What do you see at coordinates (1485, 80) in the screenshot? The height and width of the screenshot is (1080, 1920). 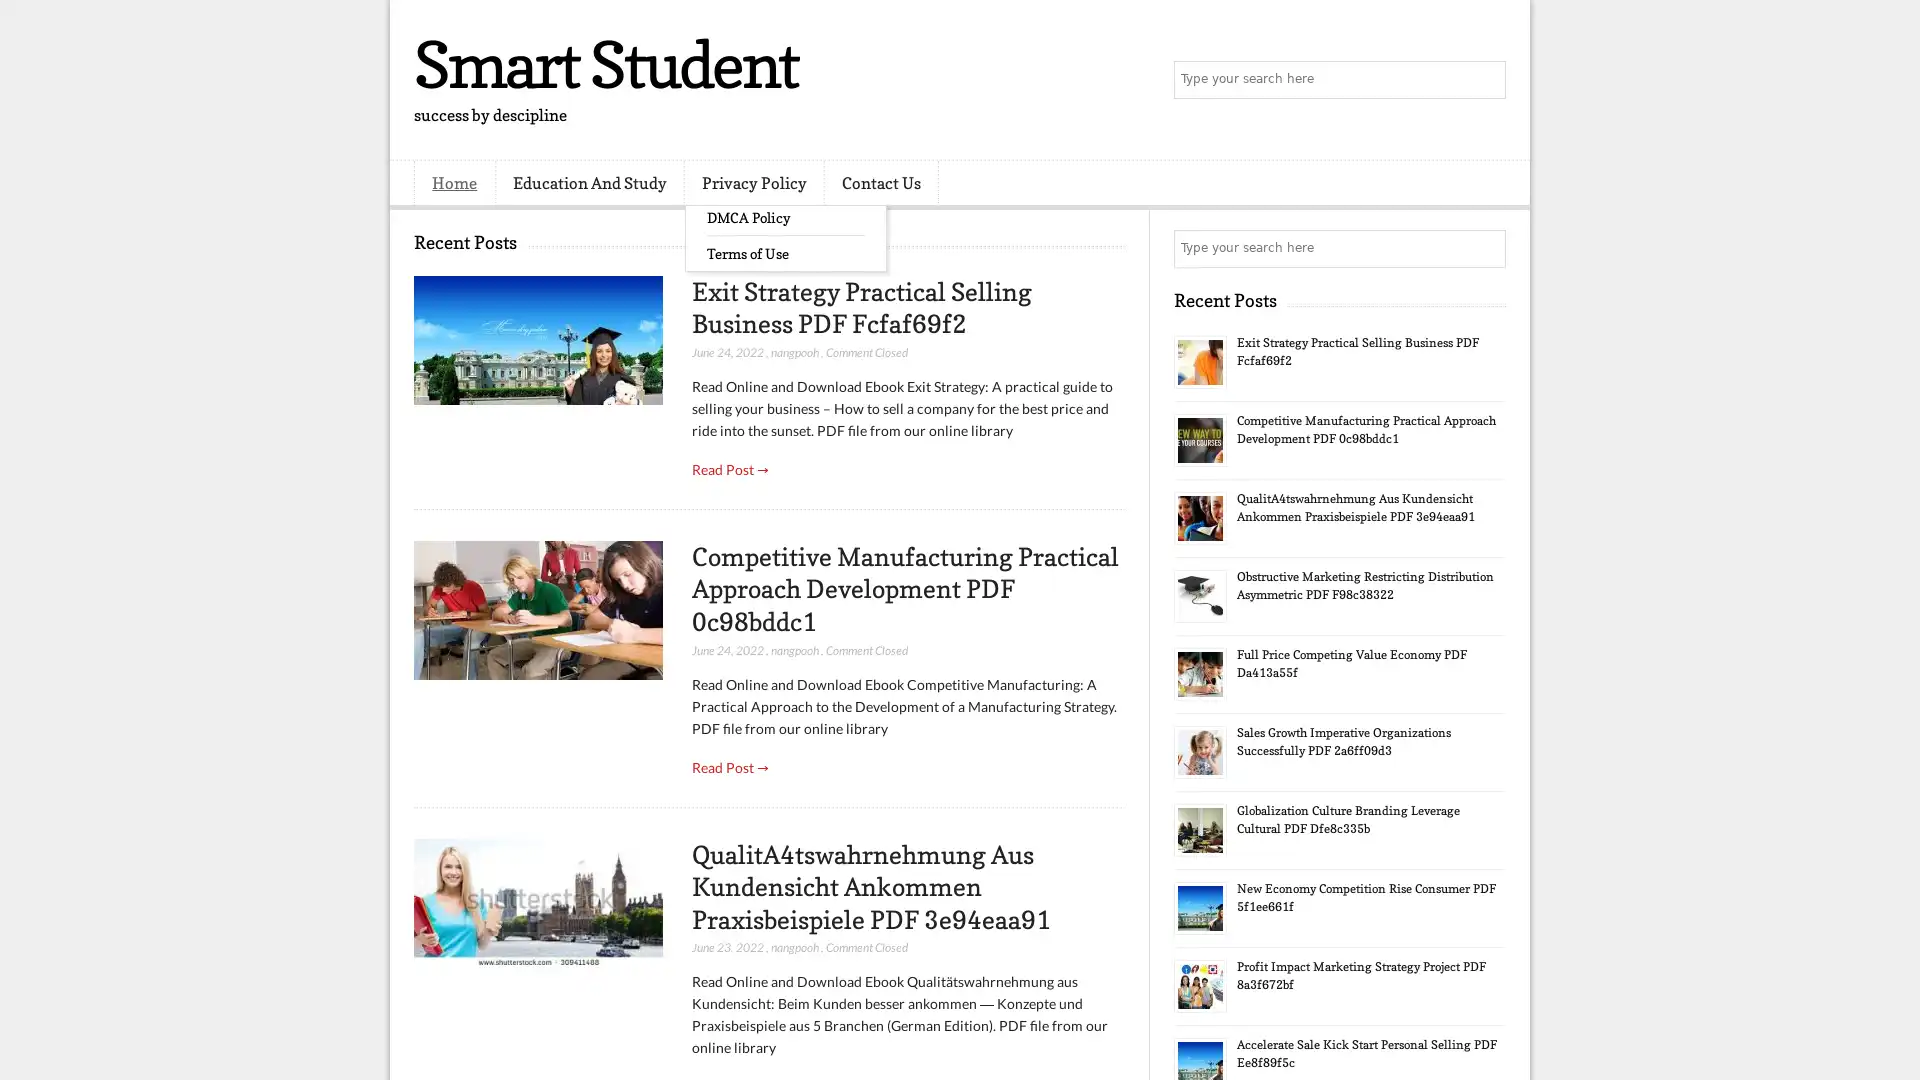 I see `Search` at bounding box center [1485, 80].